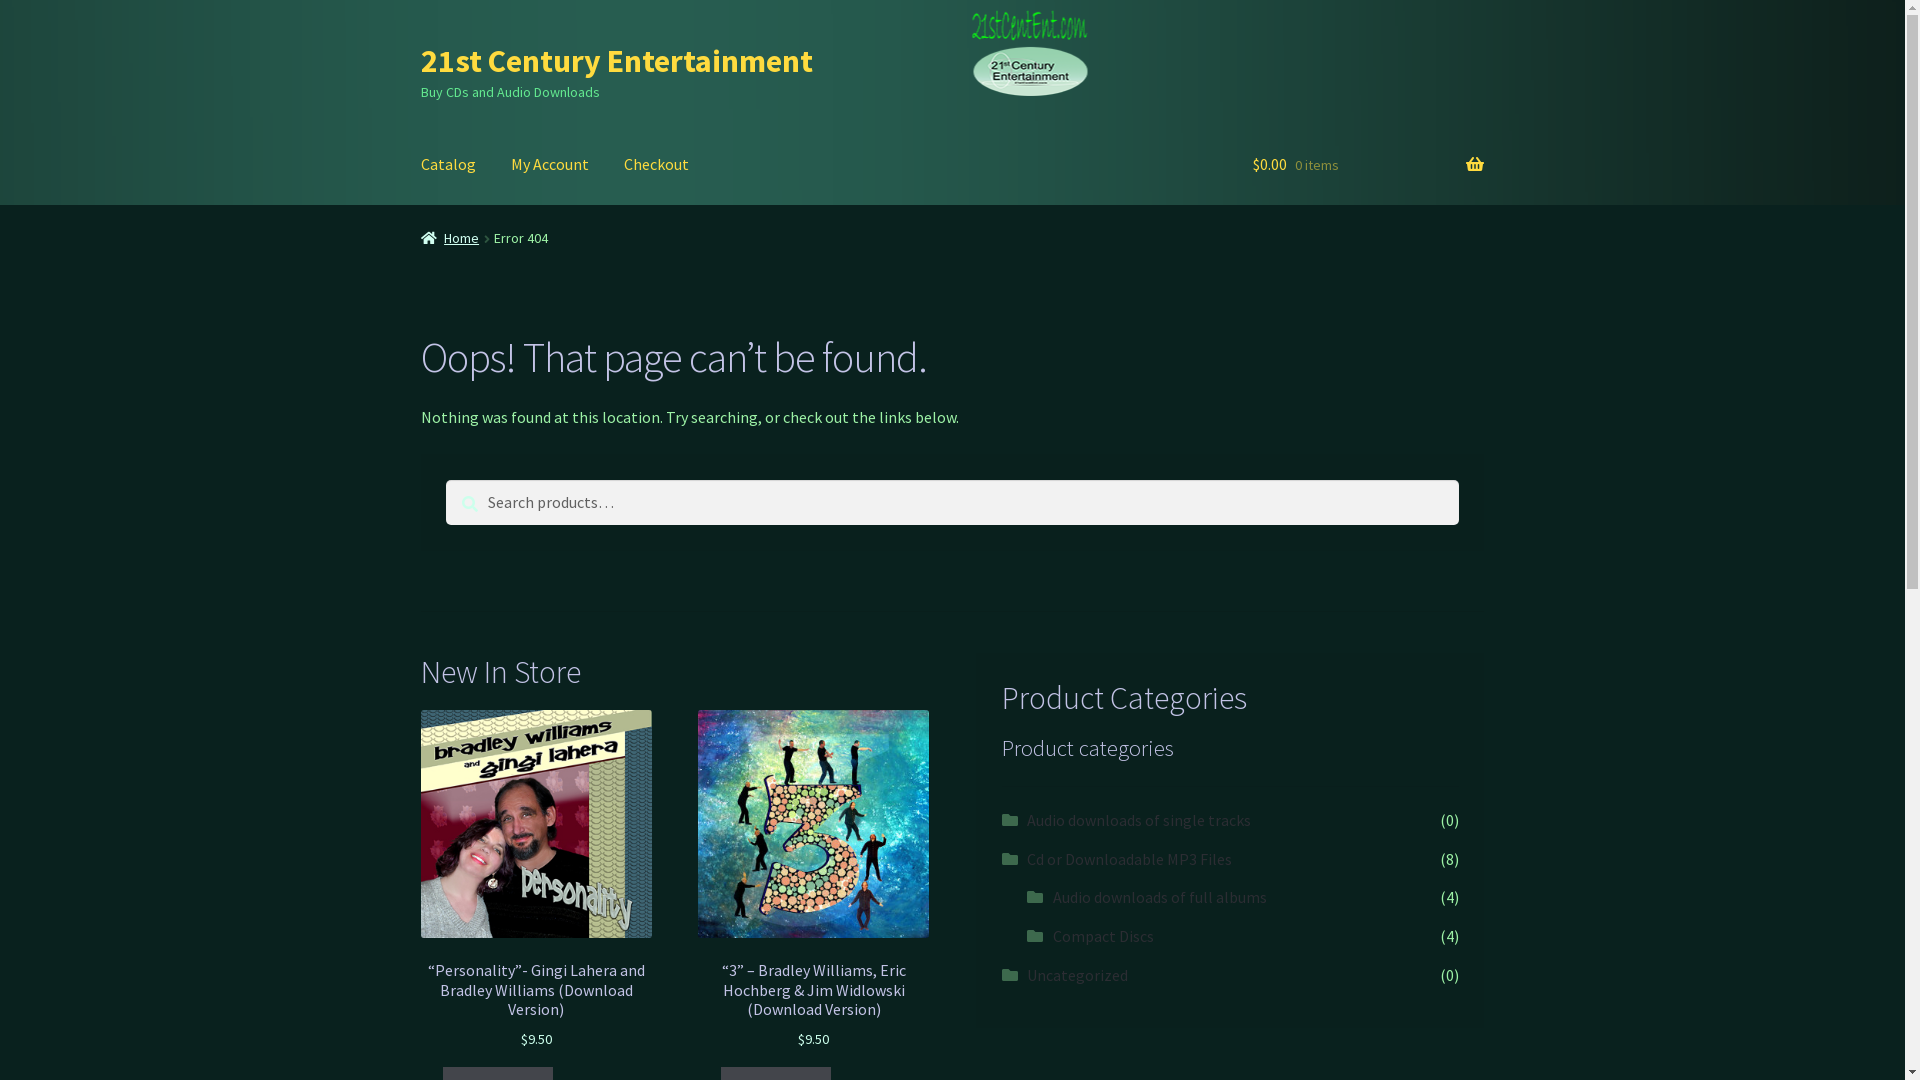  What do you see at coordinates (1160, 896) in the screenshot?
I see `'Audio downloads of full albums'` at bounding box center [1160, 896].